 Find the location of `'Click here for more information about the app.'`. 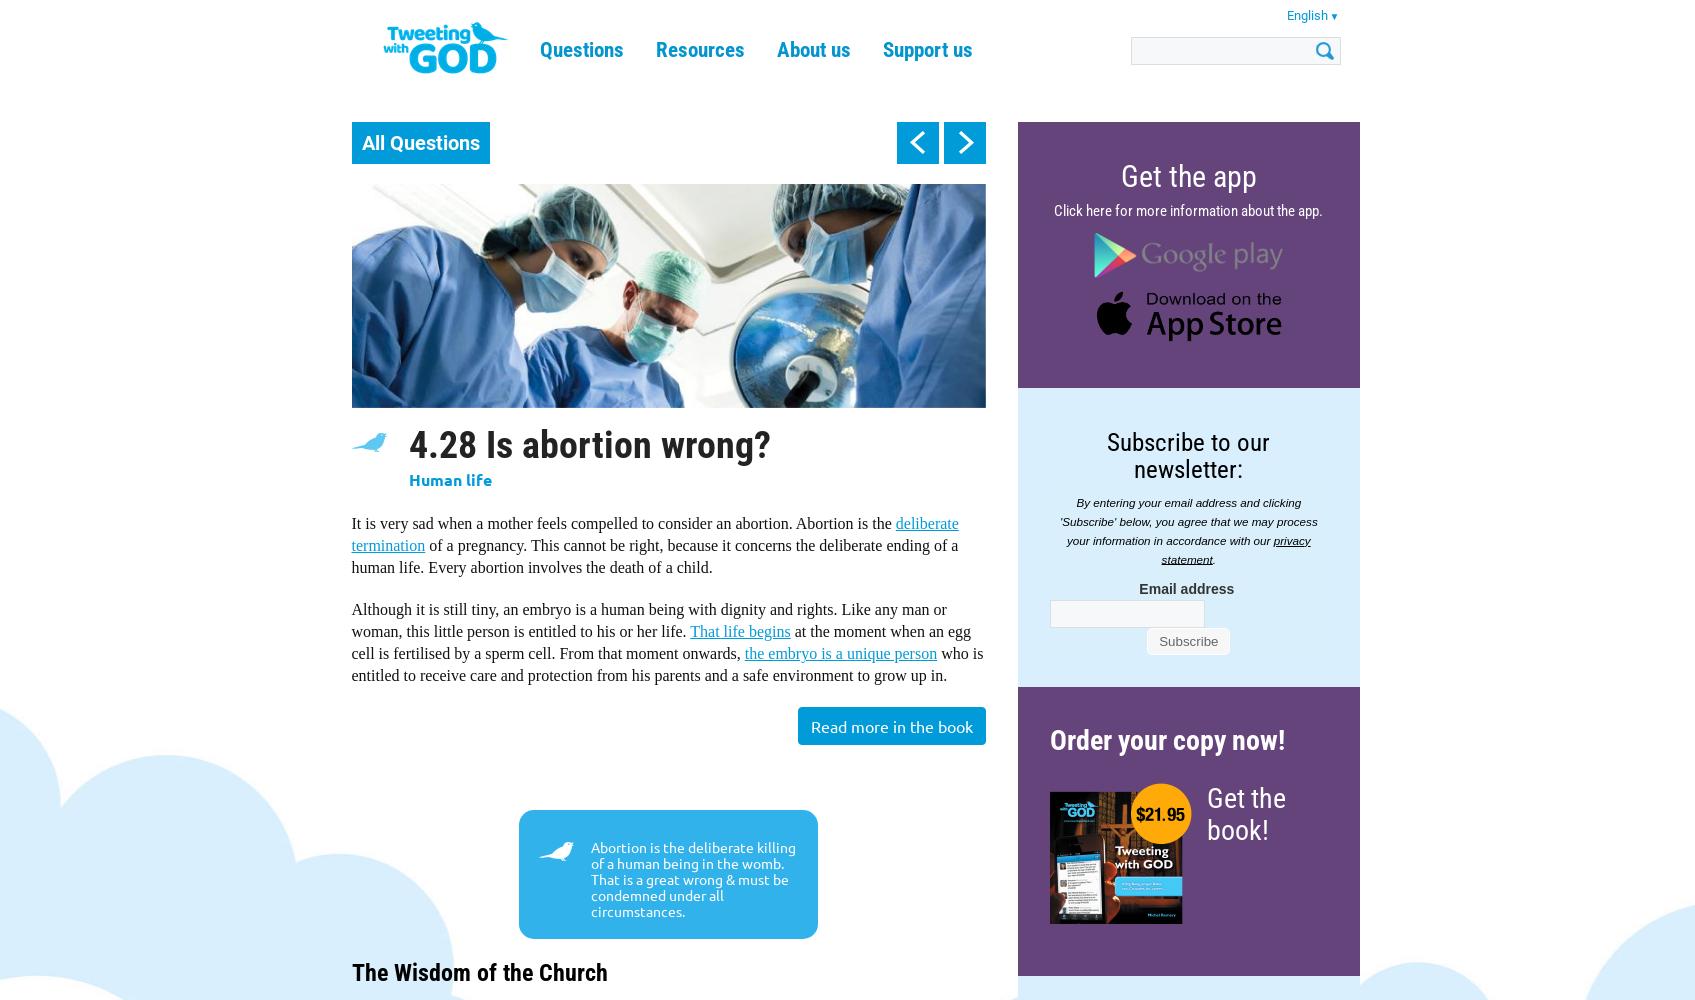

'Click here for more information about the app.' is located at coordinates (1188, 210).